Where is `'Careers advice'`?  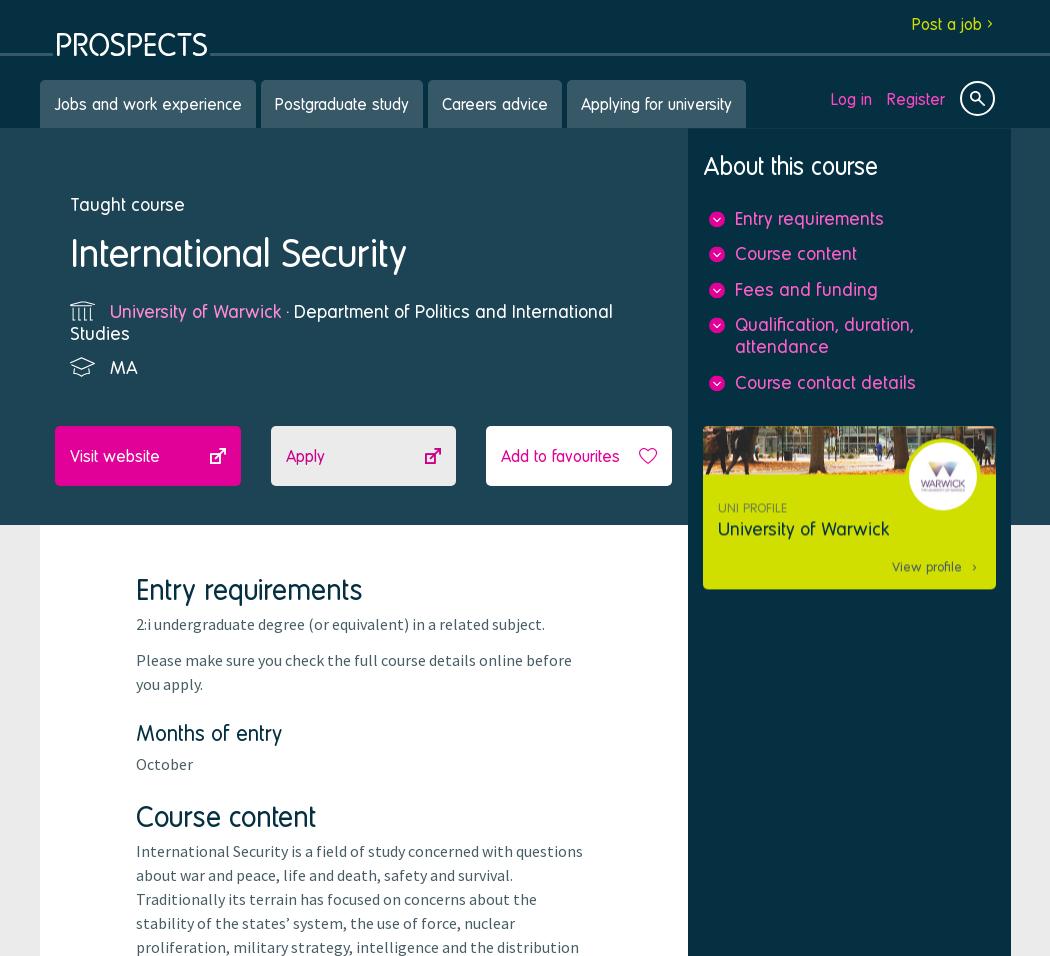
'Careers advice' is located at coordinates (493, 102).